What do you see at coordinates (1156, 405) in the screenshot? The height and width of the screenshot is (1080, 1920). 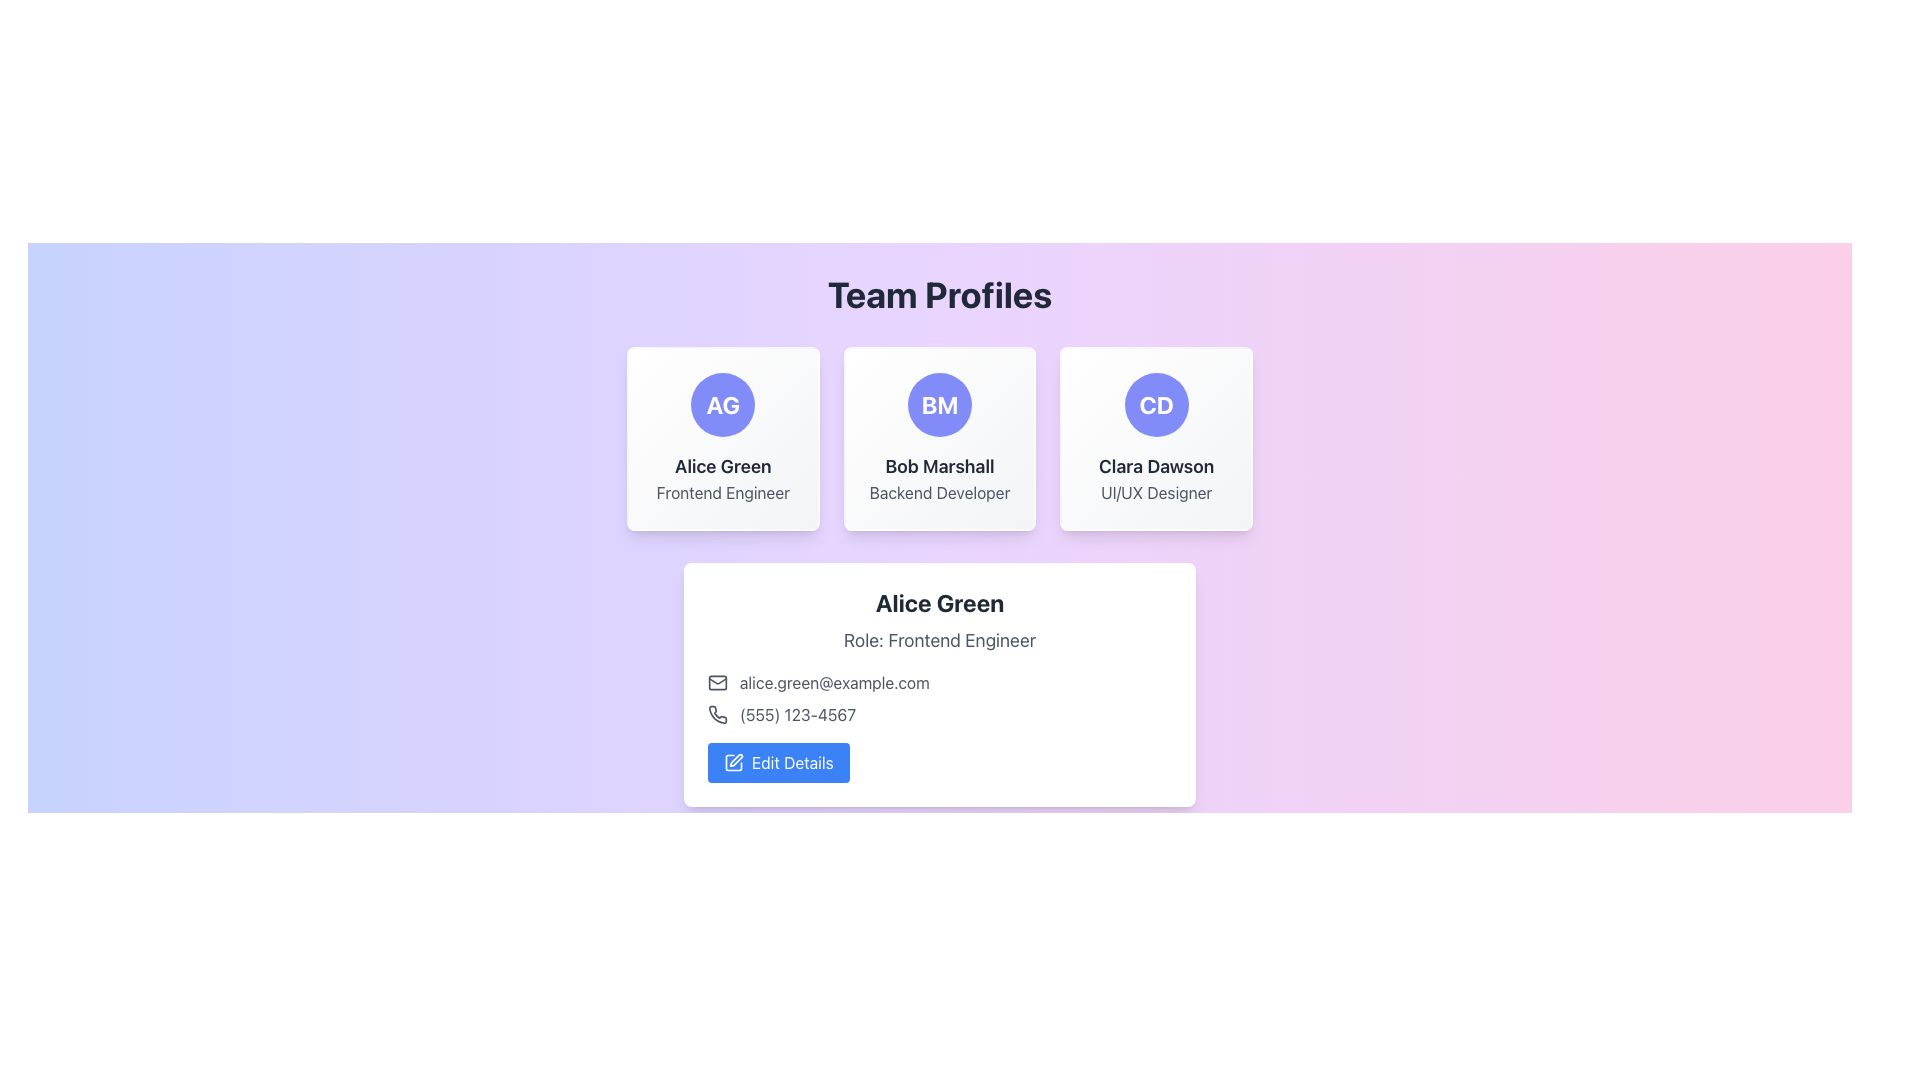 I see `the Circular Avatar Badge representing 'Clara Dawson', located at the top-right corner of the profile card, above the name and job title` at bounding box center [1156, 405].